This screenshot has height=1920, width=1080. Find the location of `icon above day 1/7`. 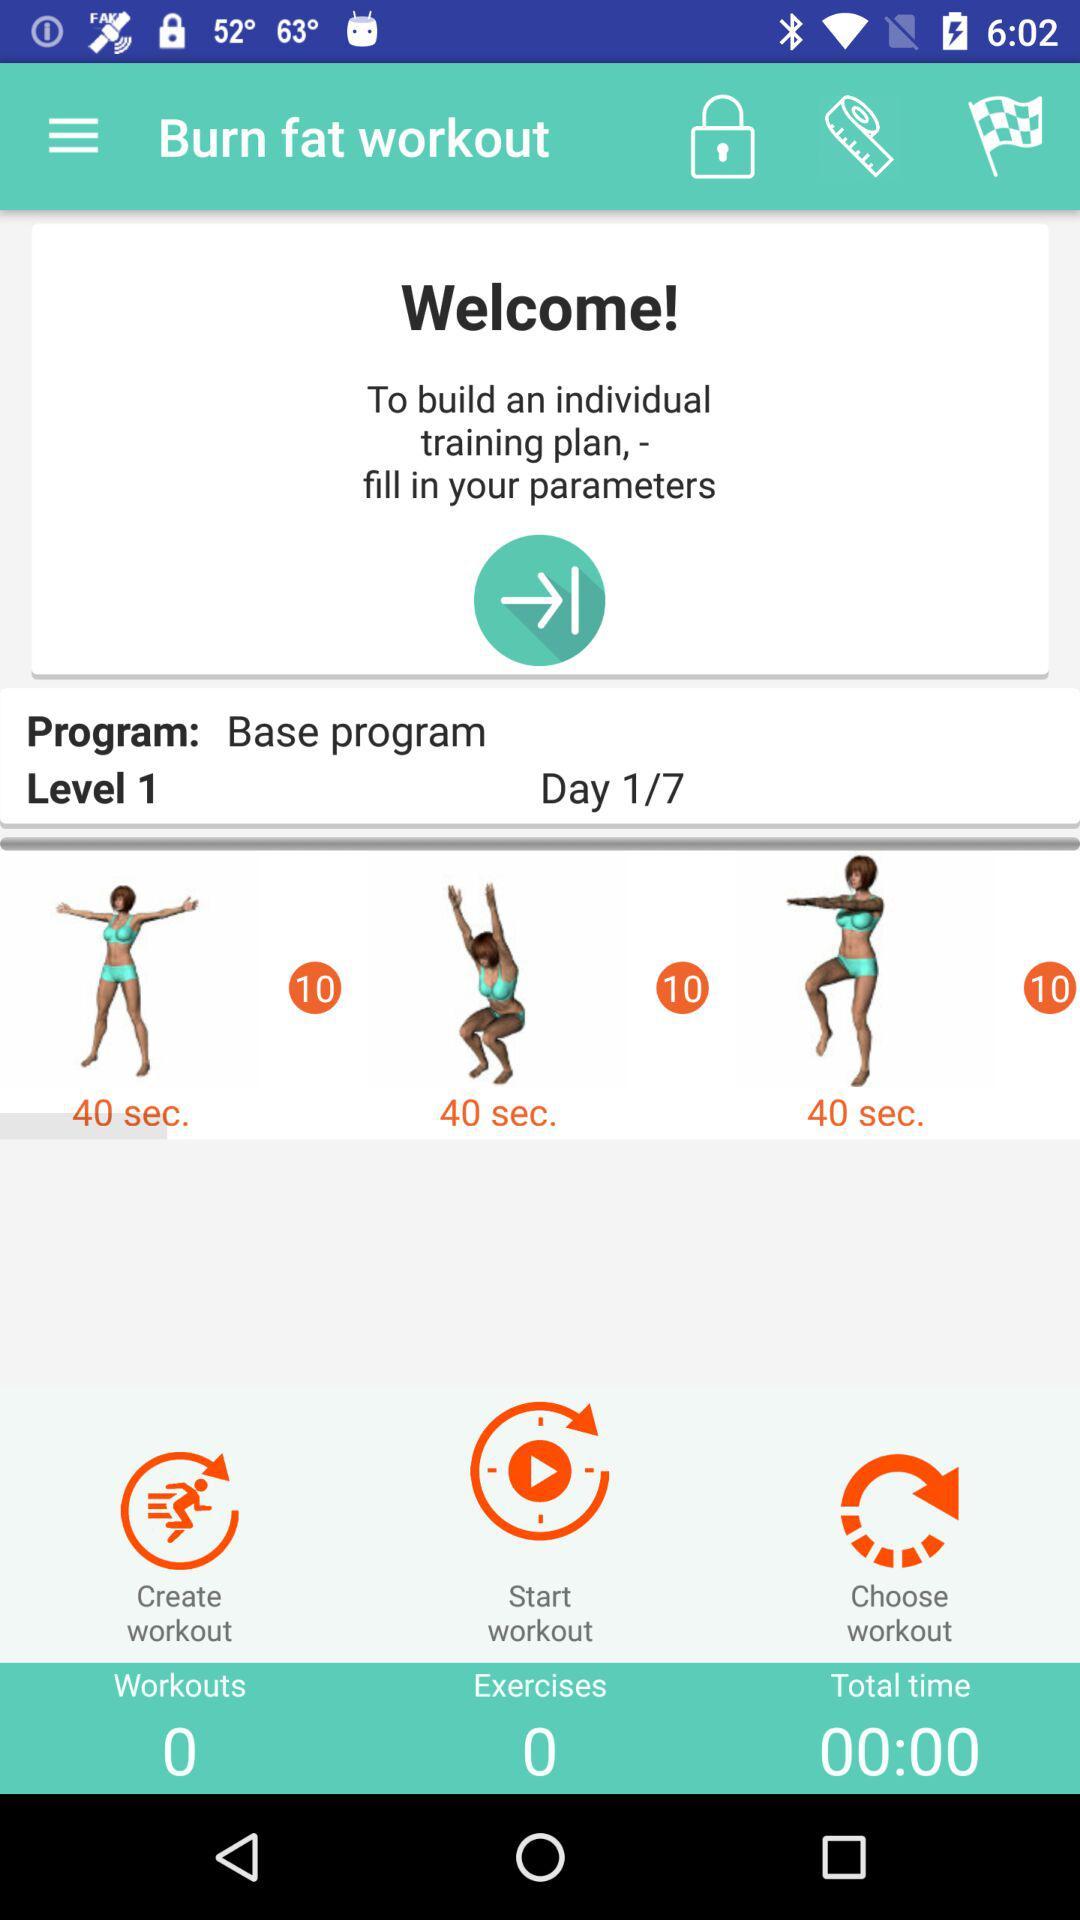

icon above day 1/7 is located at coordinates (858, 135).